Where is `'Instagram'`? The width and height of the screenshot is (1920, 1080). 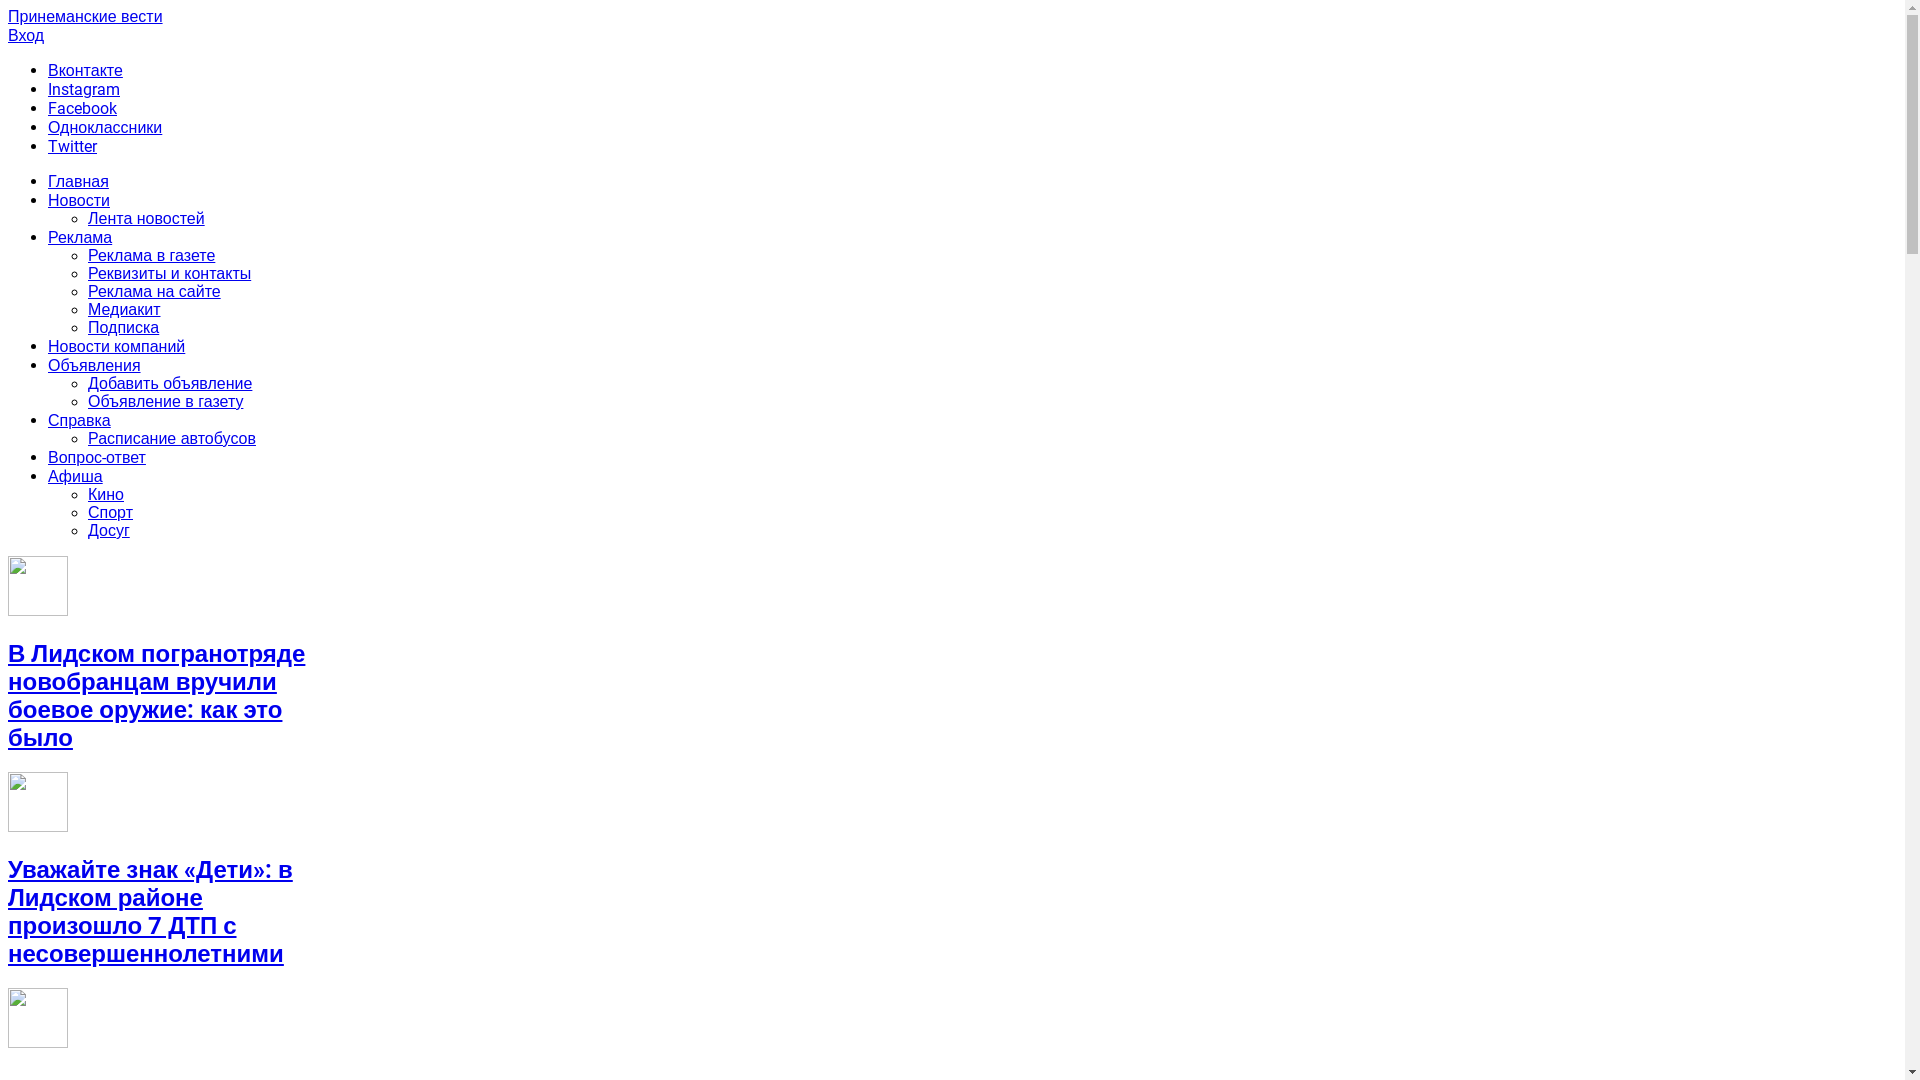
'Instagram' is located at coordinates (82, 88).